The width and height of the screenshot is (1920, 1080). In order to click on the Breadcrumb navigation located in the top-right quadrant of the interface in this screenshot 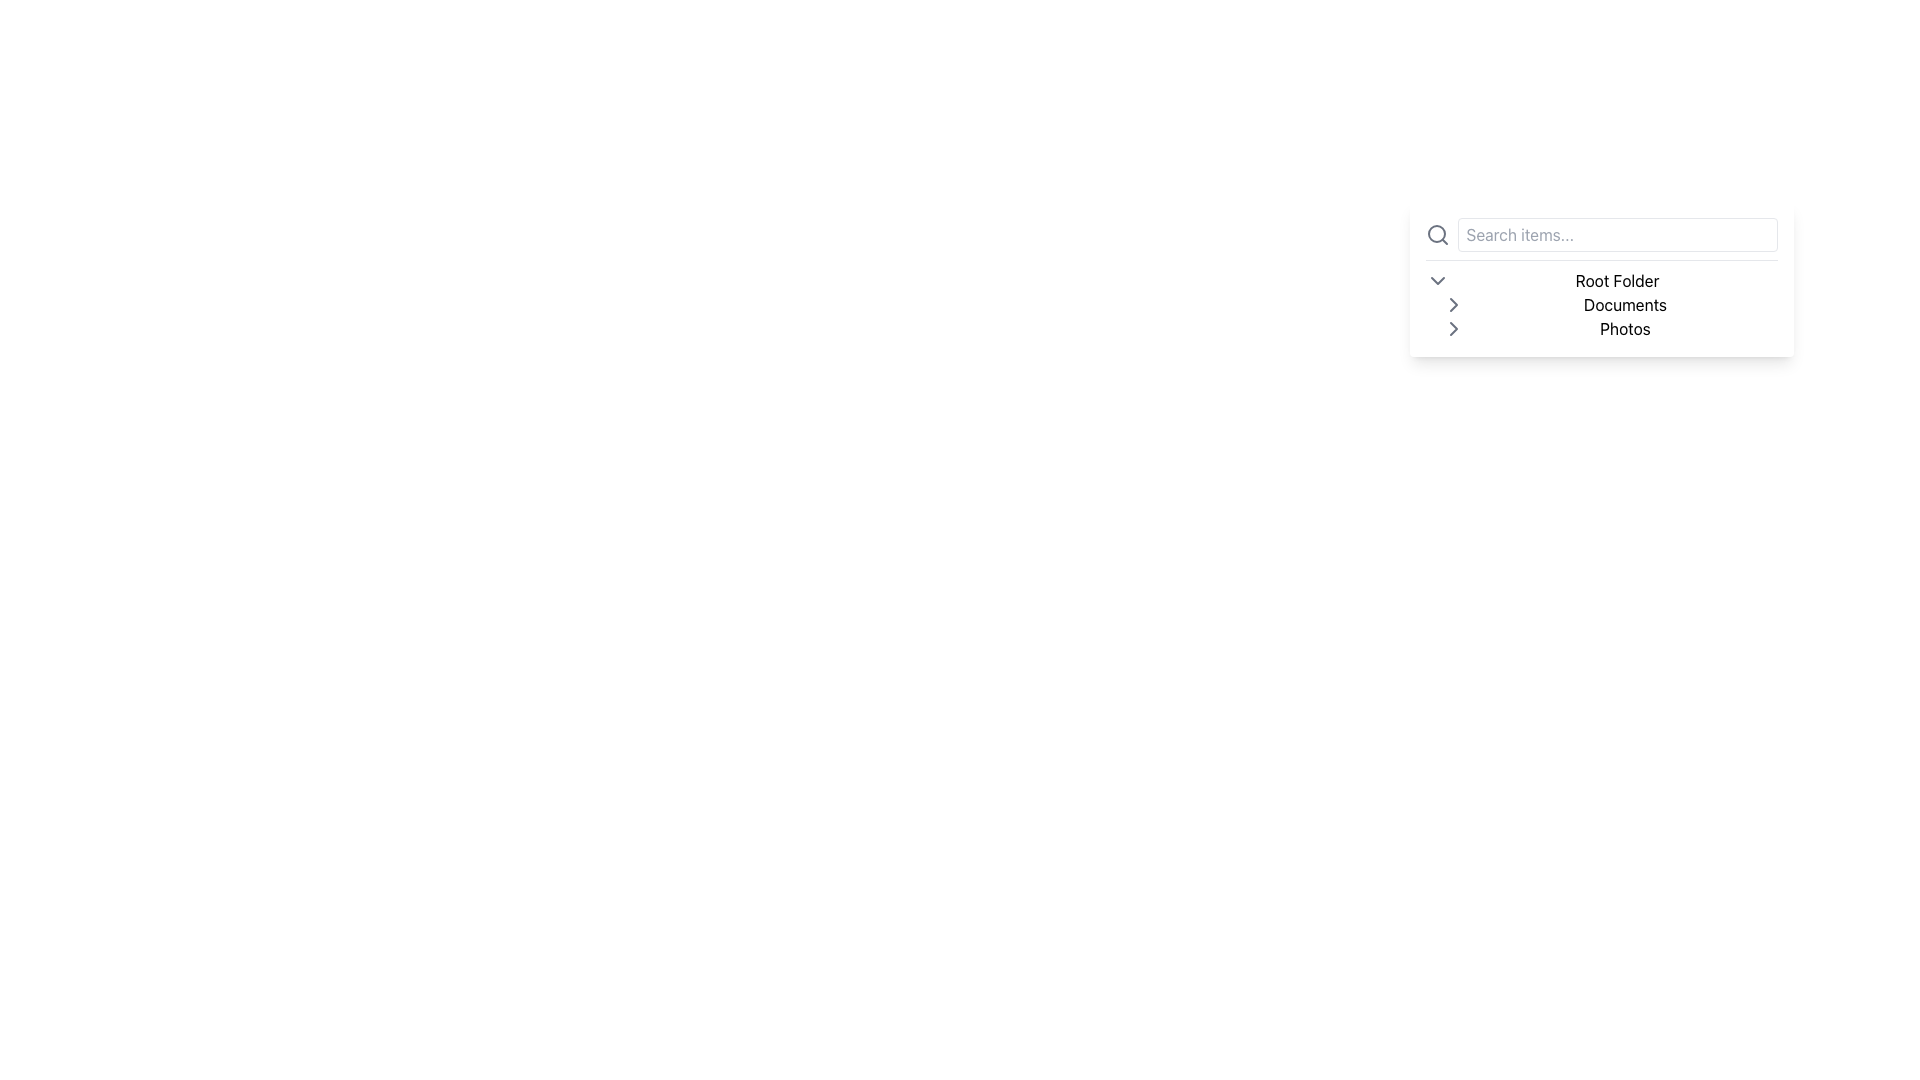, I will do `click(1601, 279)`.